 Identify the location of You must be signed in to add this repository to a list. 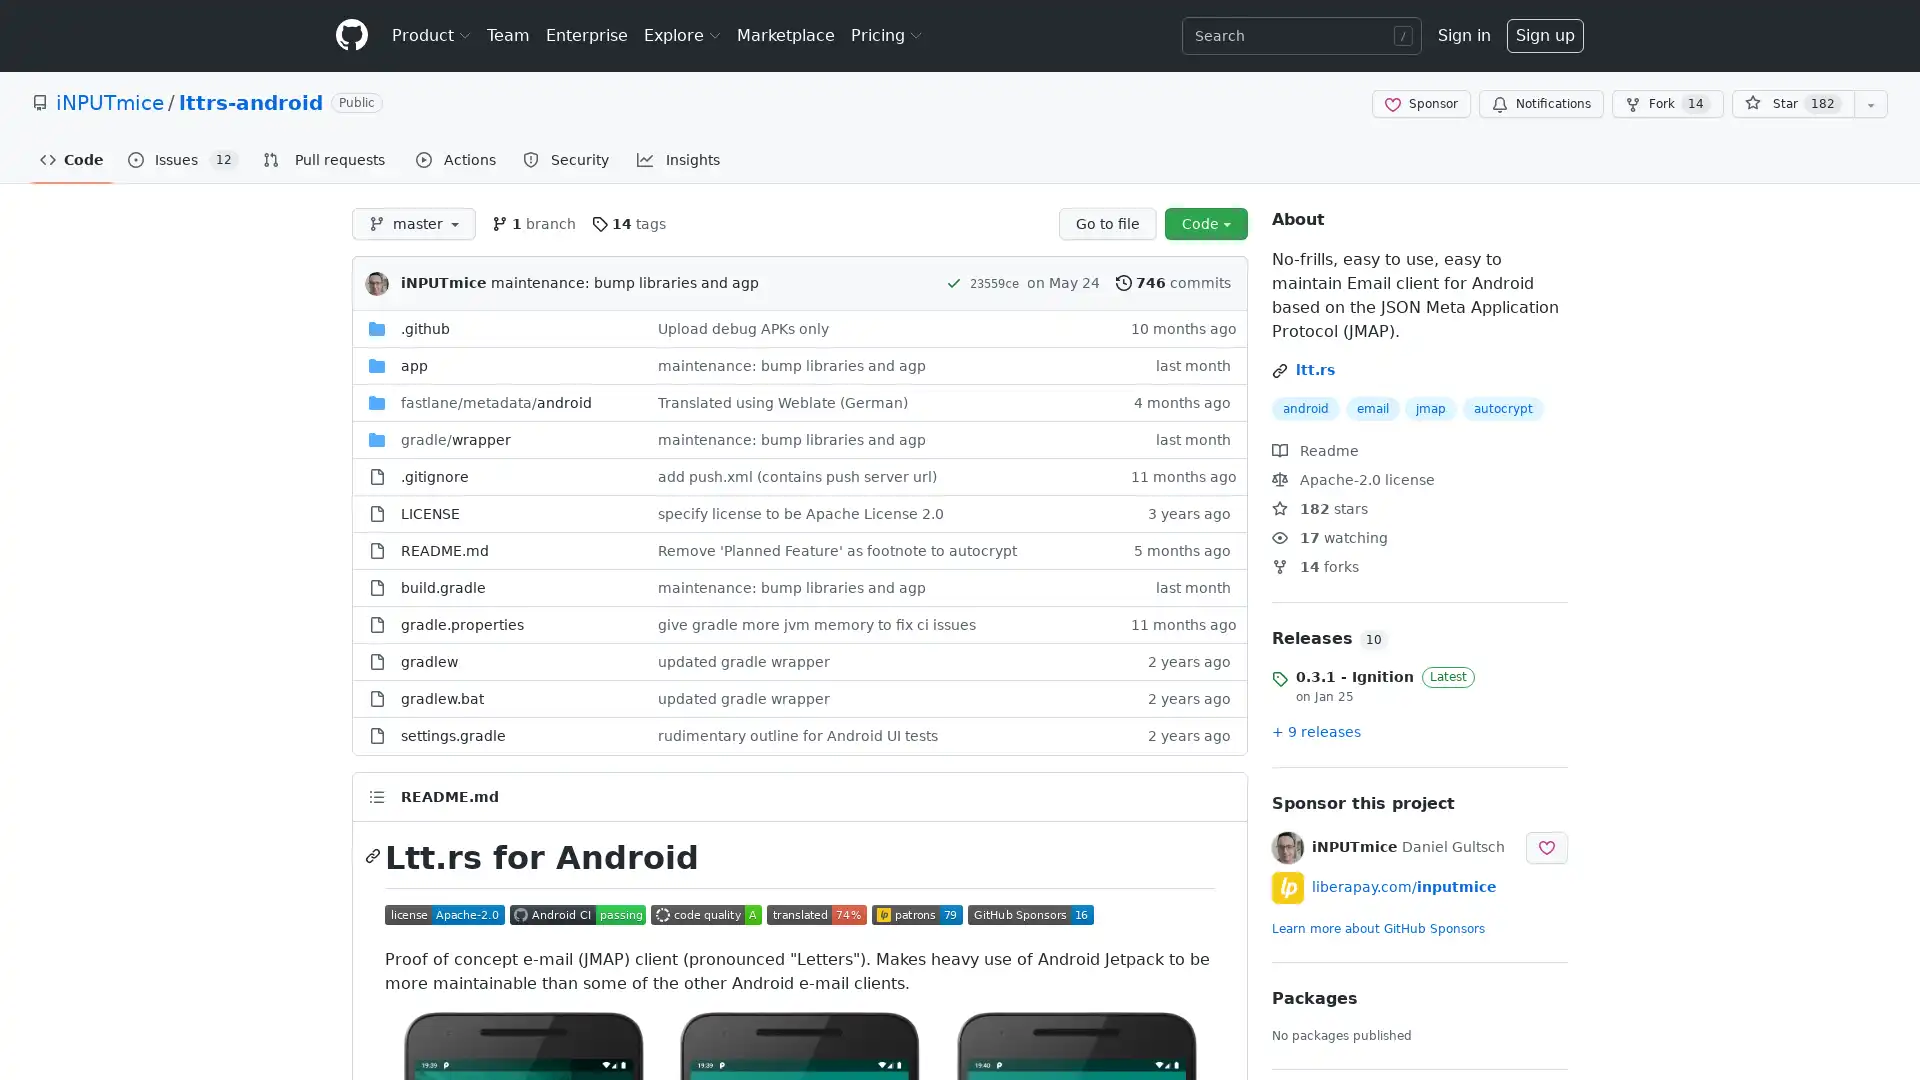
(1870, 104).